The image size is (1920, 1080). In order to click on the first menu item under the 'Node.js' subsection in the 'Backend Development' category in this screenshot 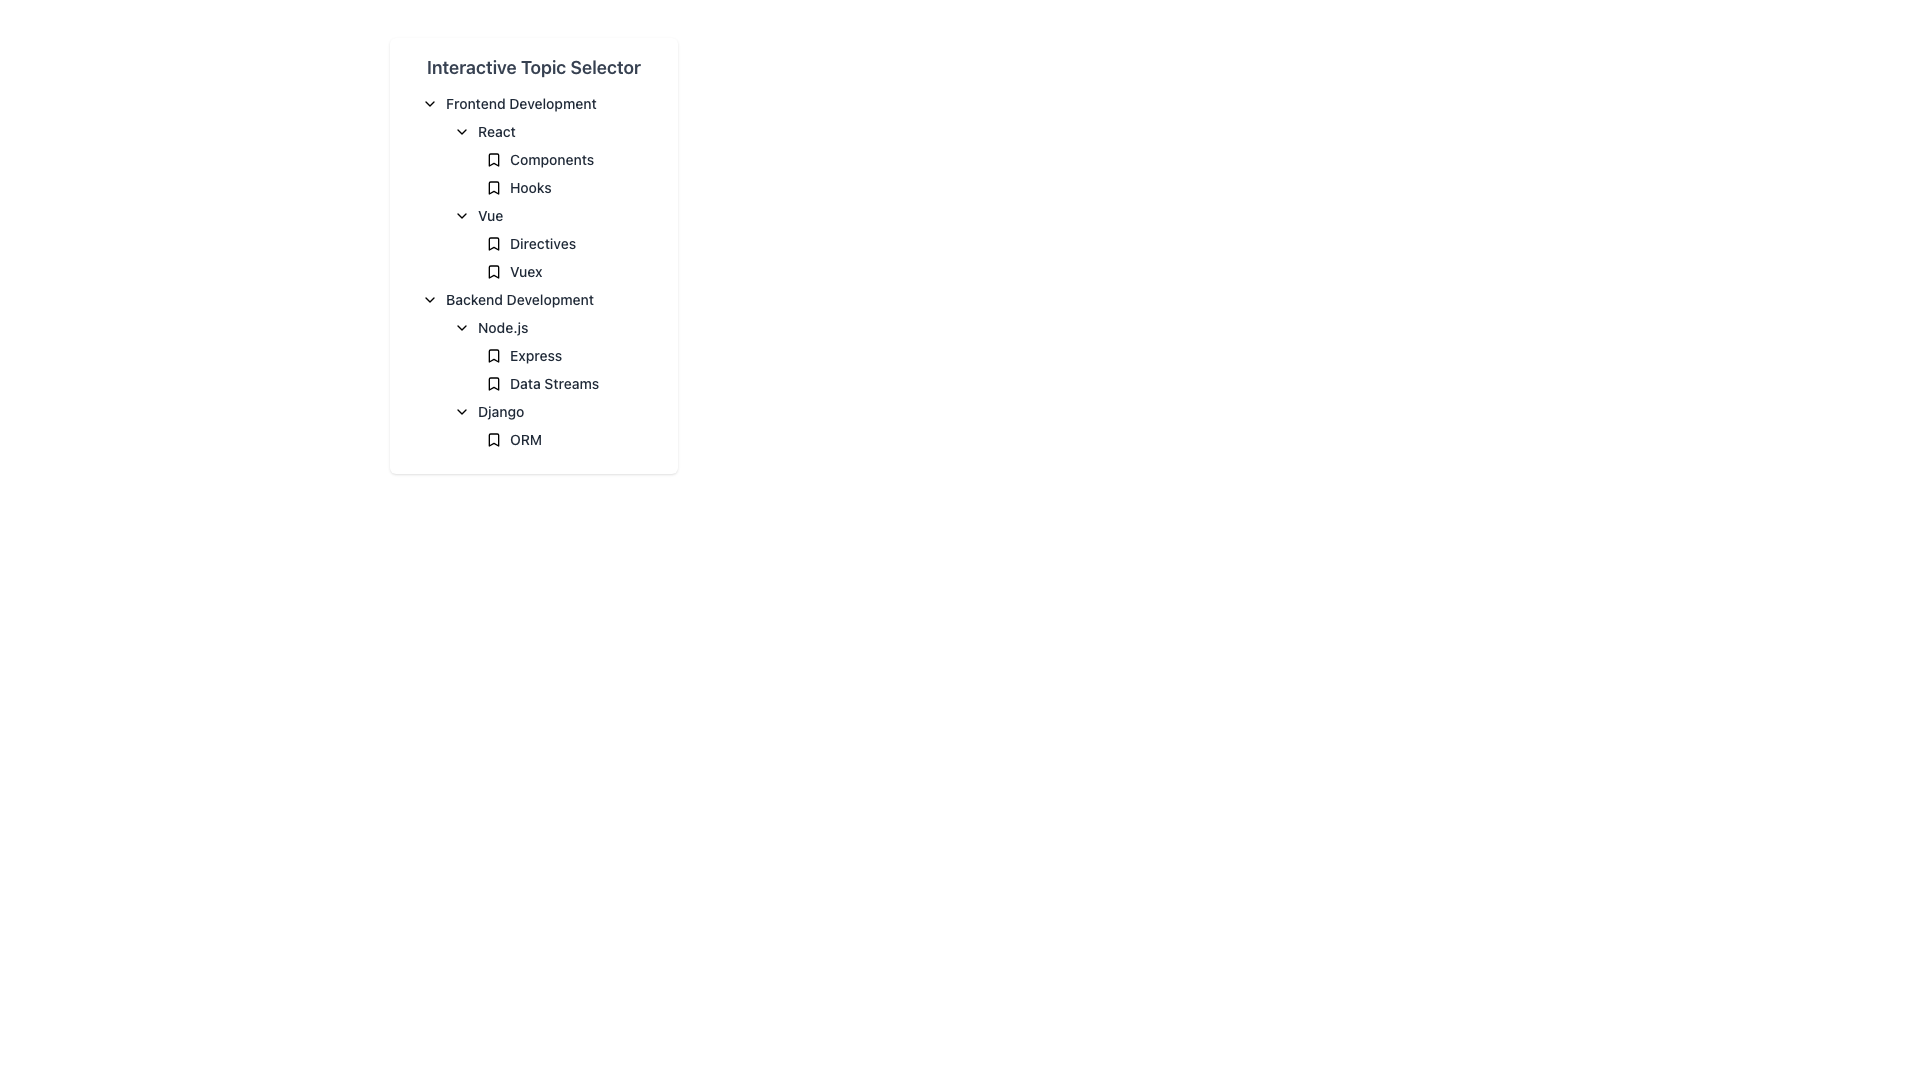, I will do `click(565, 370)`.